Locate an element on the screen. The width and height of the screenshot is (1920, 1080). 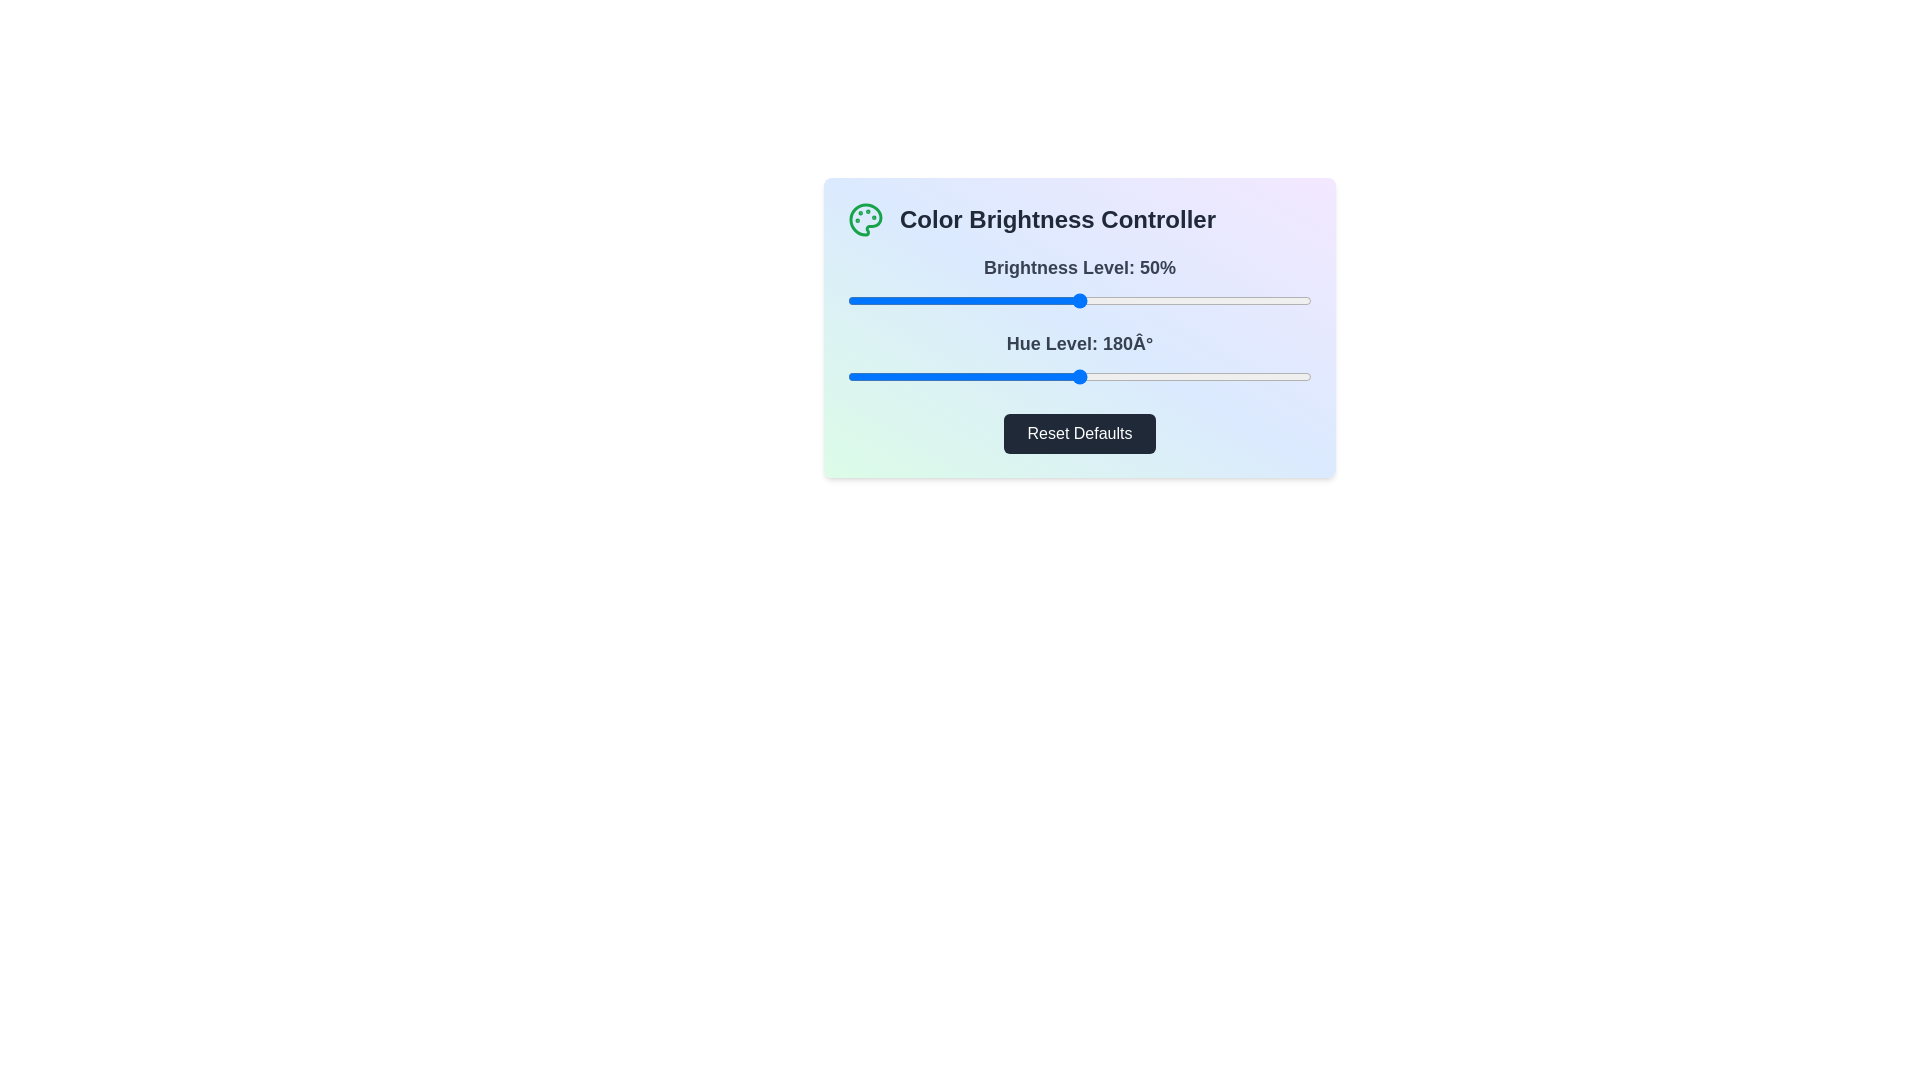
the brightness slider to 92% is located at coordinates (1273, 300).